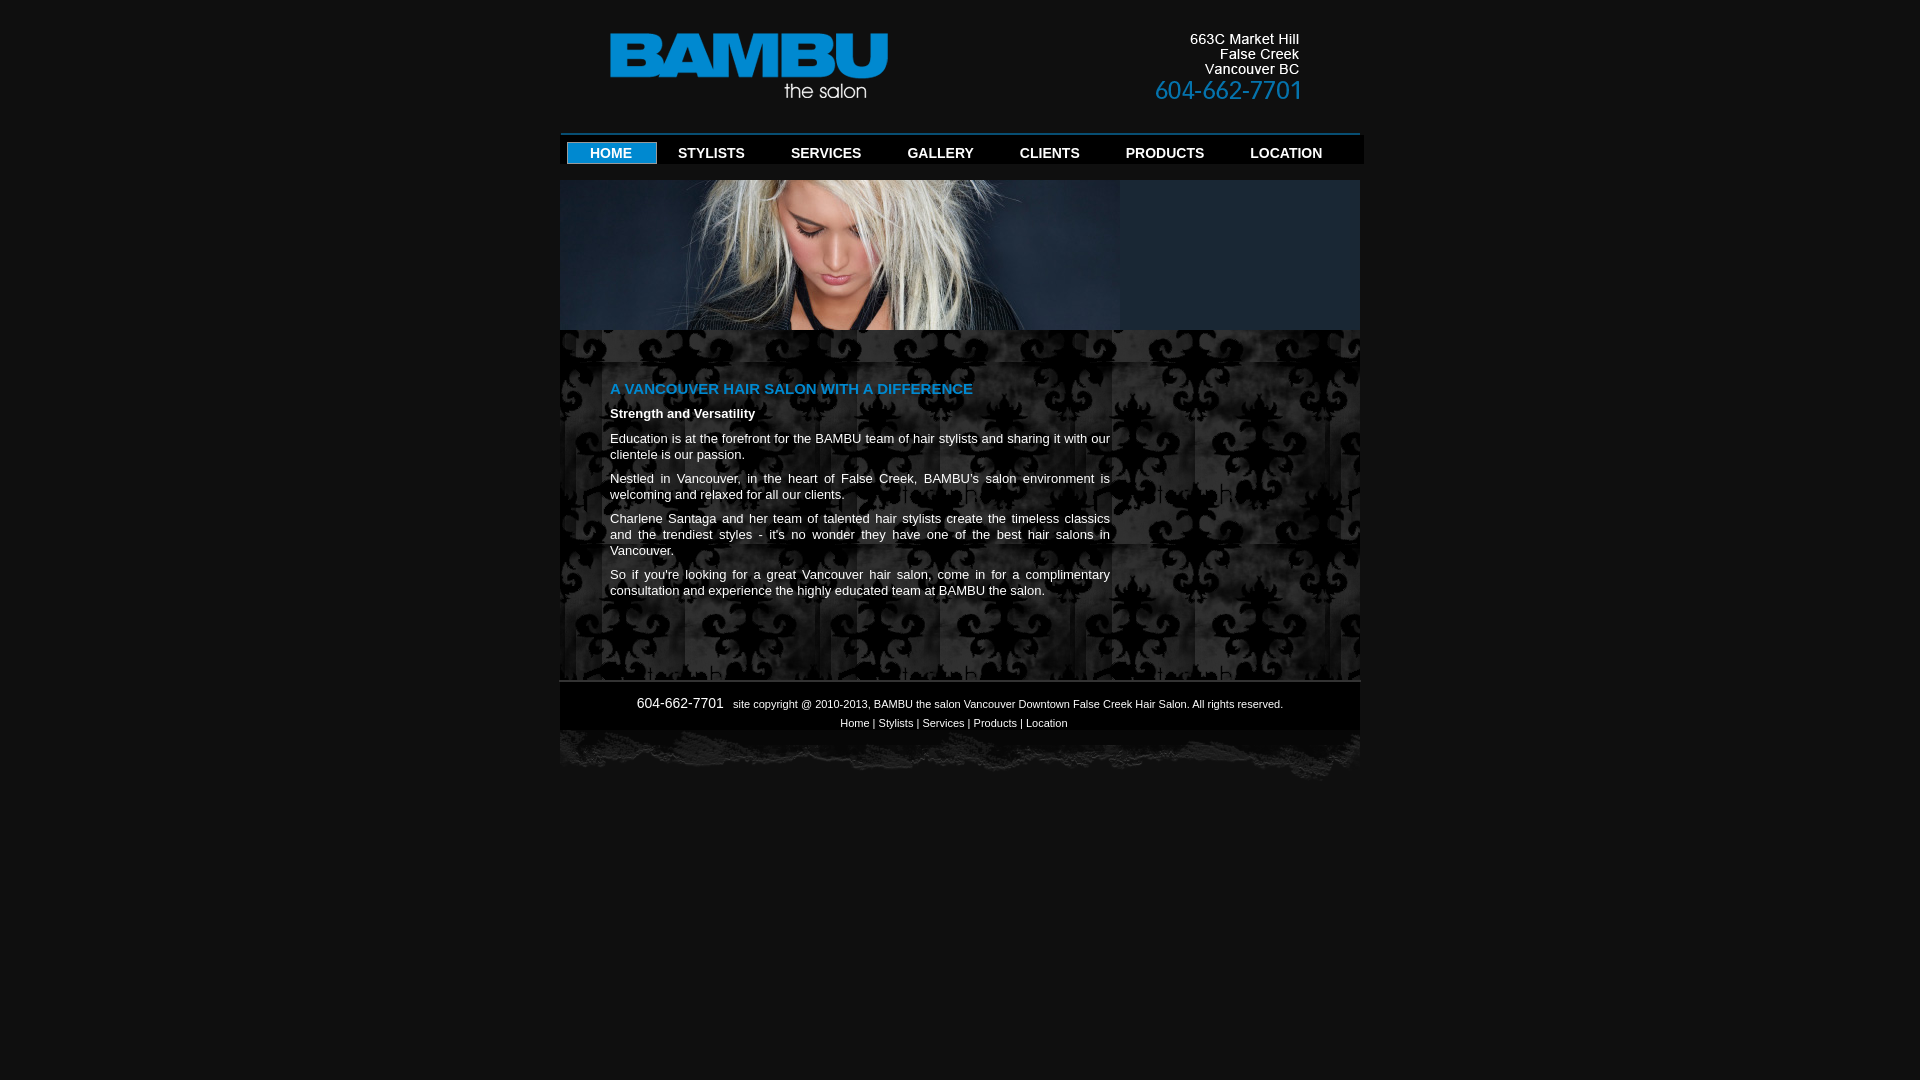 Image resolution: width=1920 pixels, height=1080 pixels. I want to click on 'GALLERY', so click(939, 158).